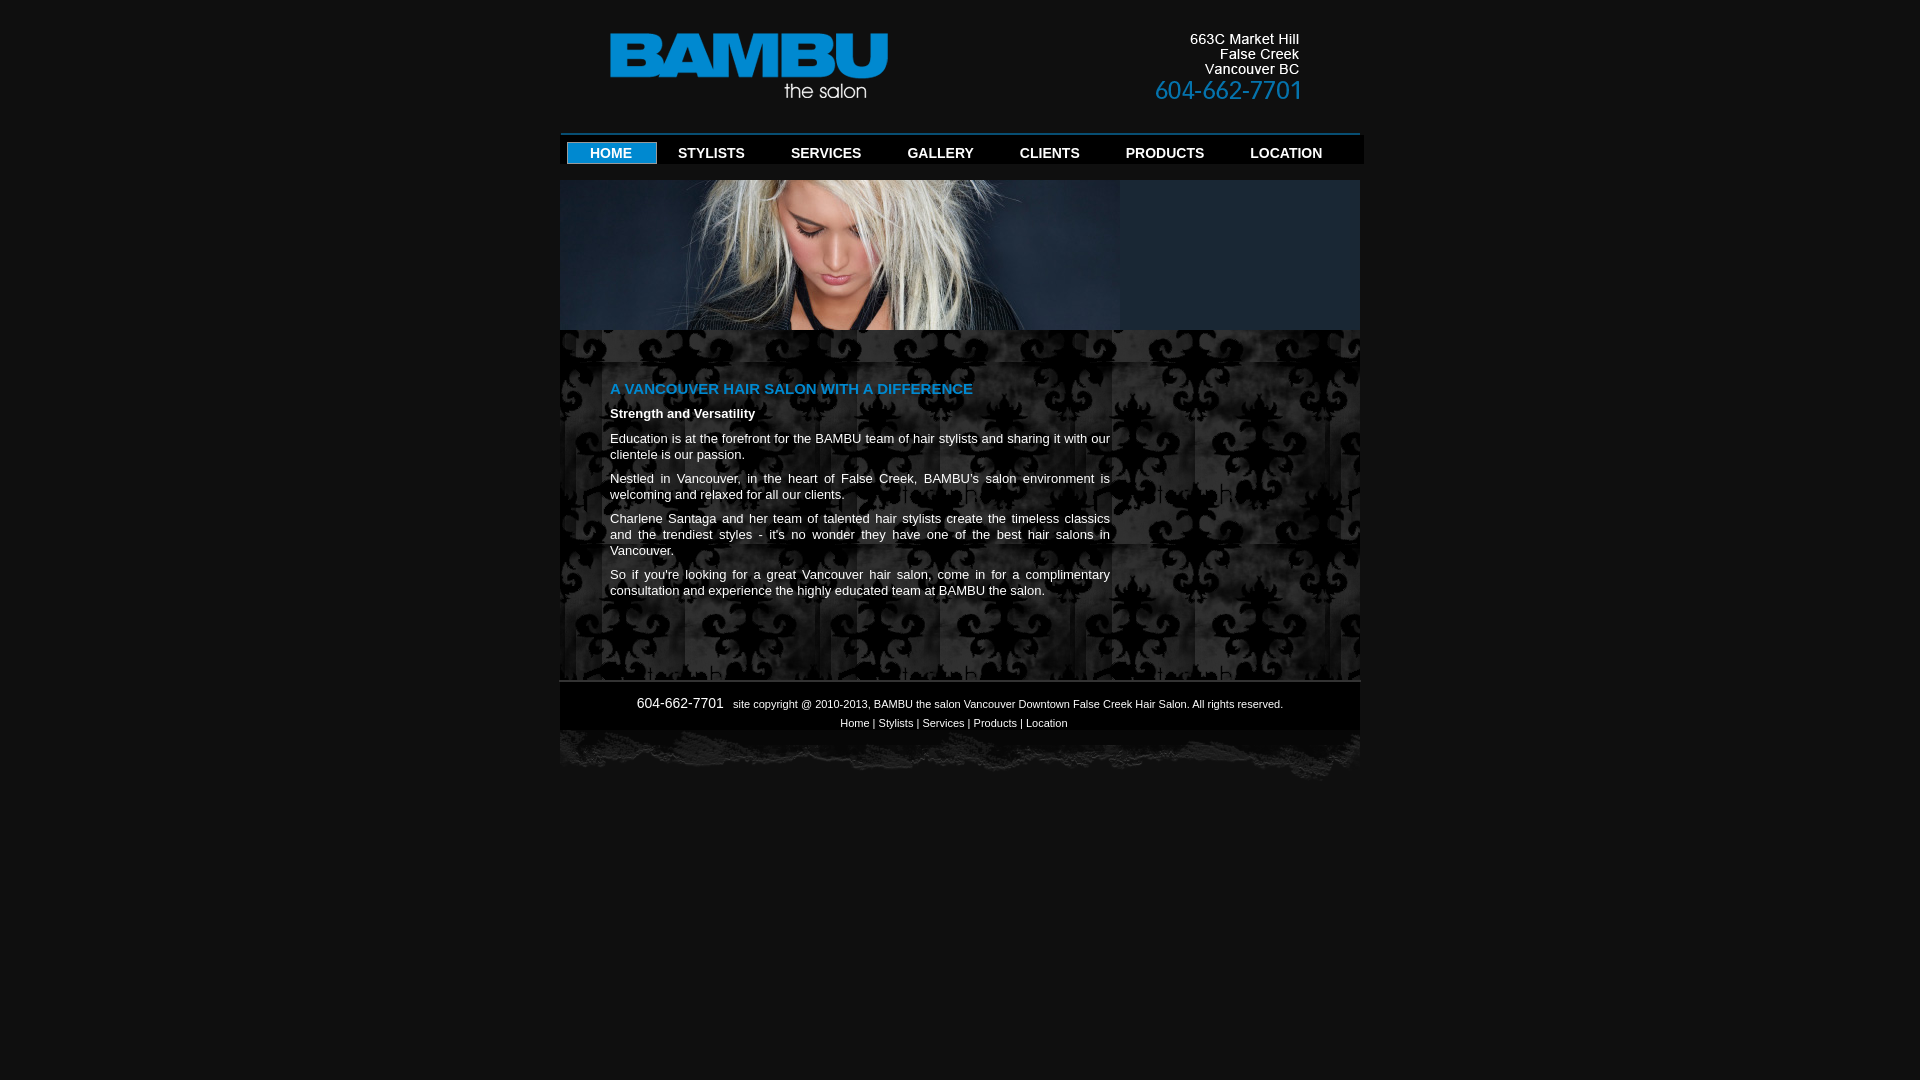 Image resolution: width=1920 pixels, height=1080 pixels. I want to click on 'GALLERY', so click(939, 158).